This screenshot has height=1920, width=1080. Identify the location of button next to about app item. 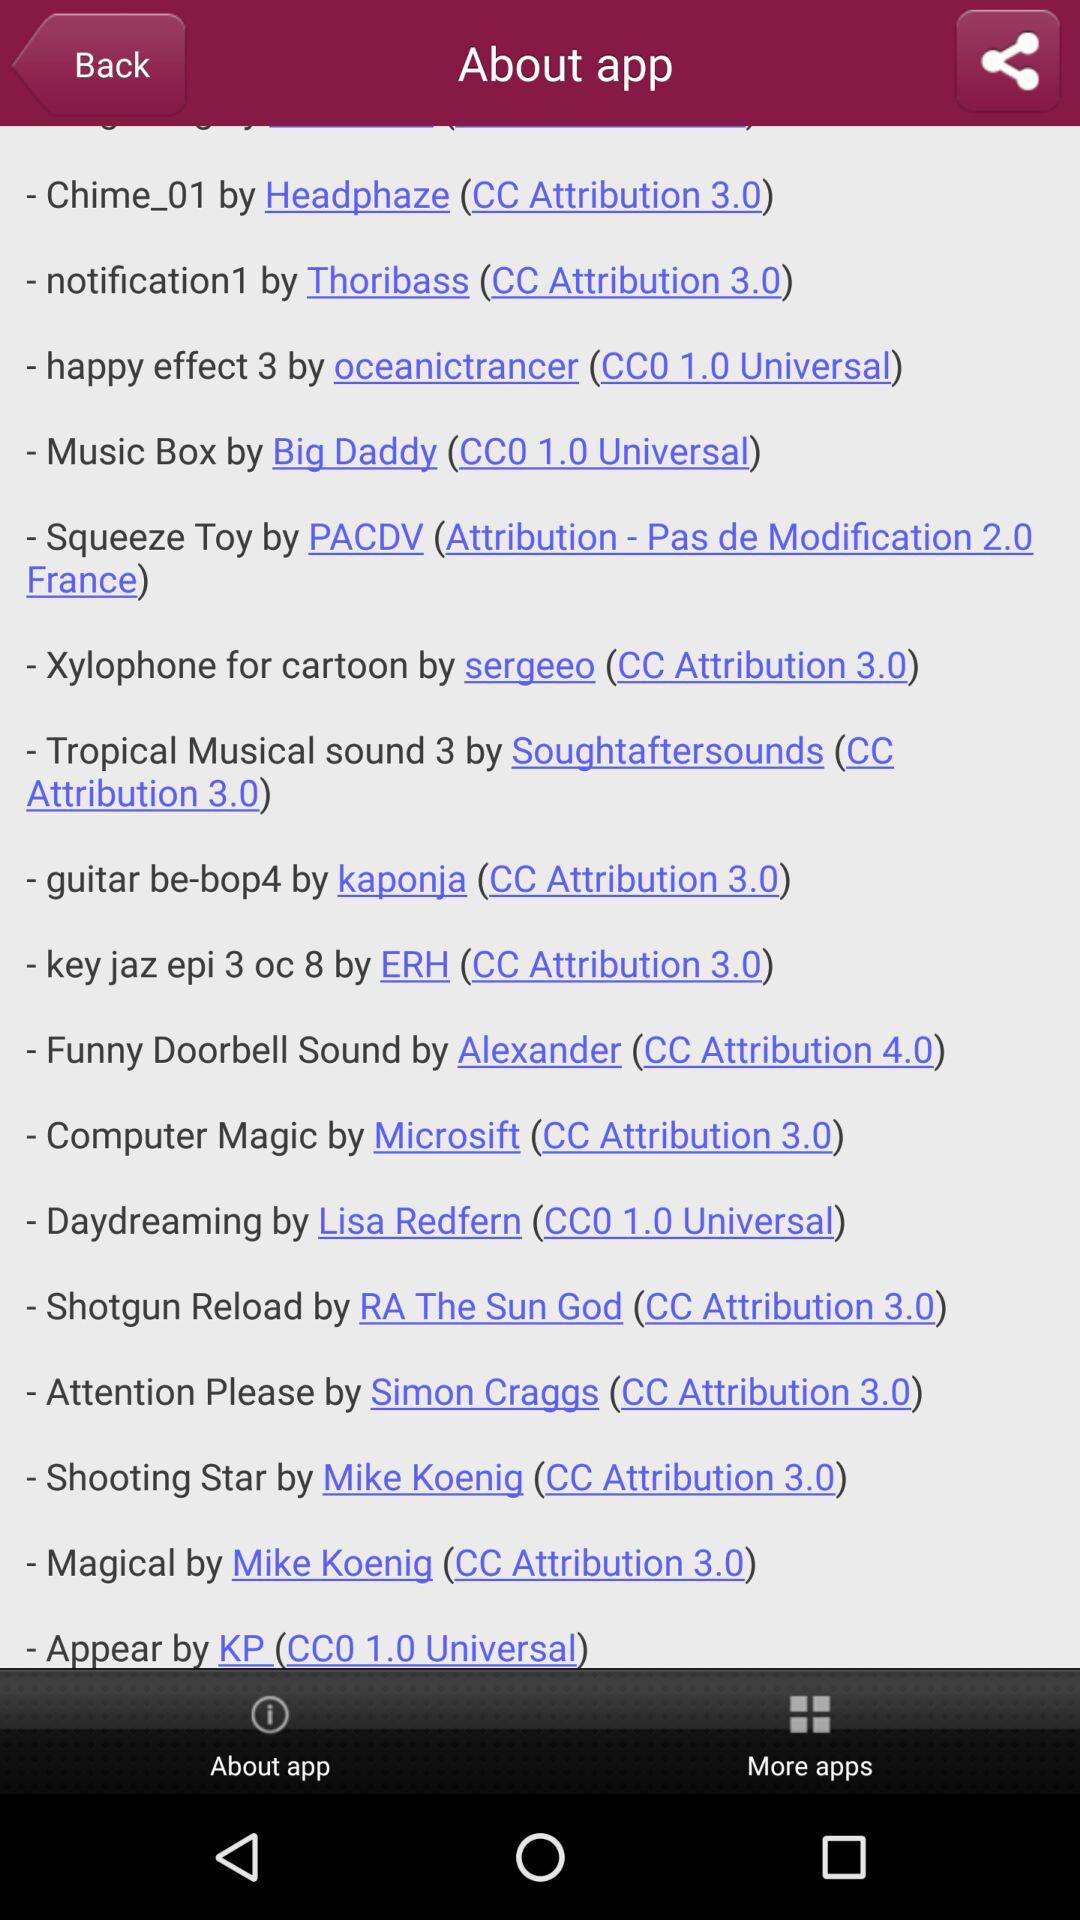
(810, 1732).